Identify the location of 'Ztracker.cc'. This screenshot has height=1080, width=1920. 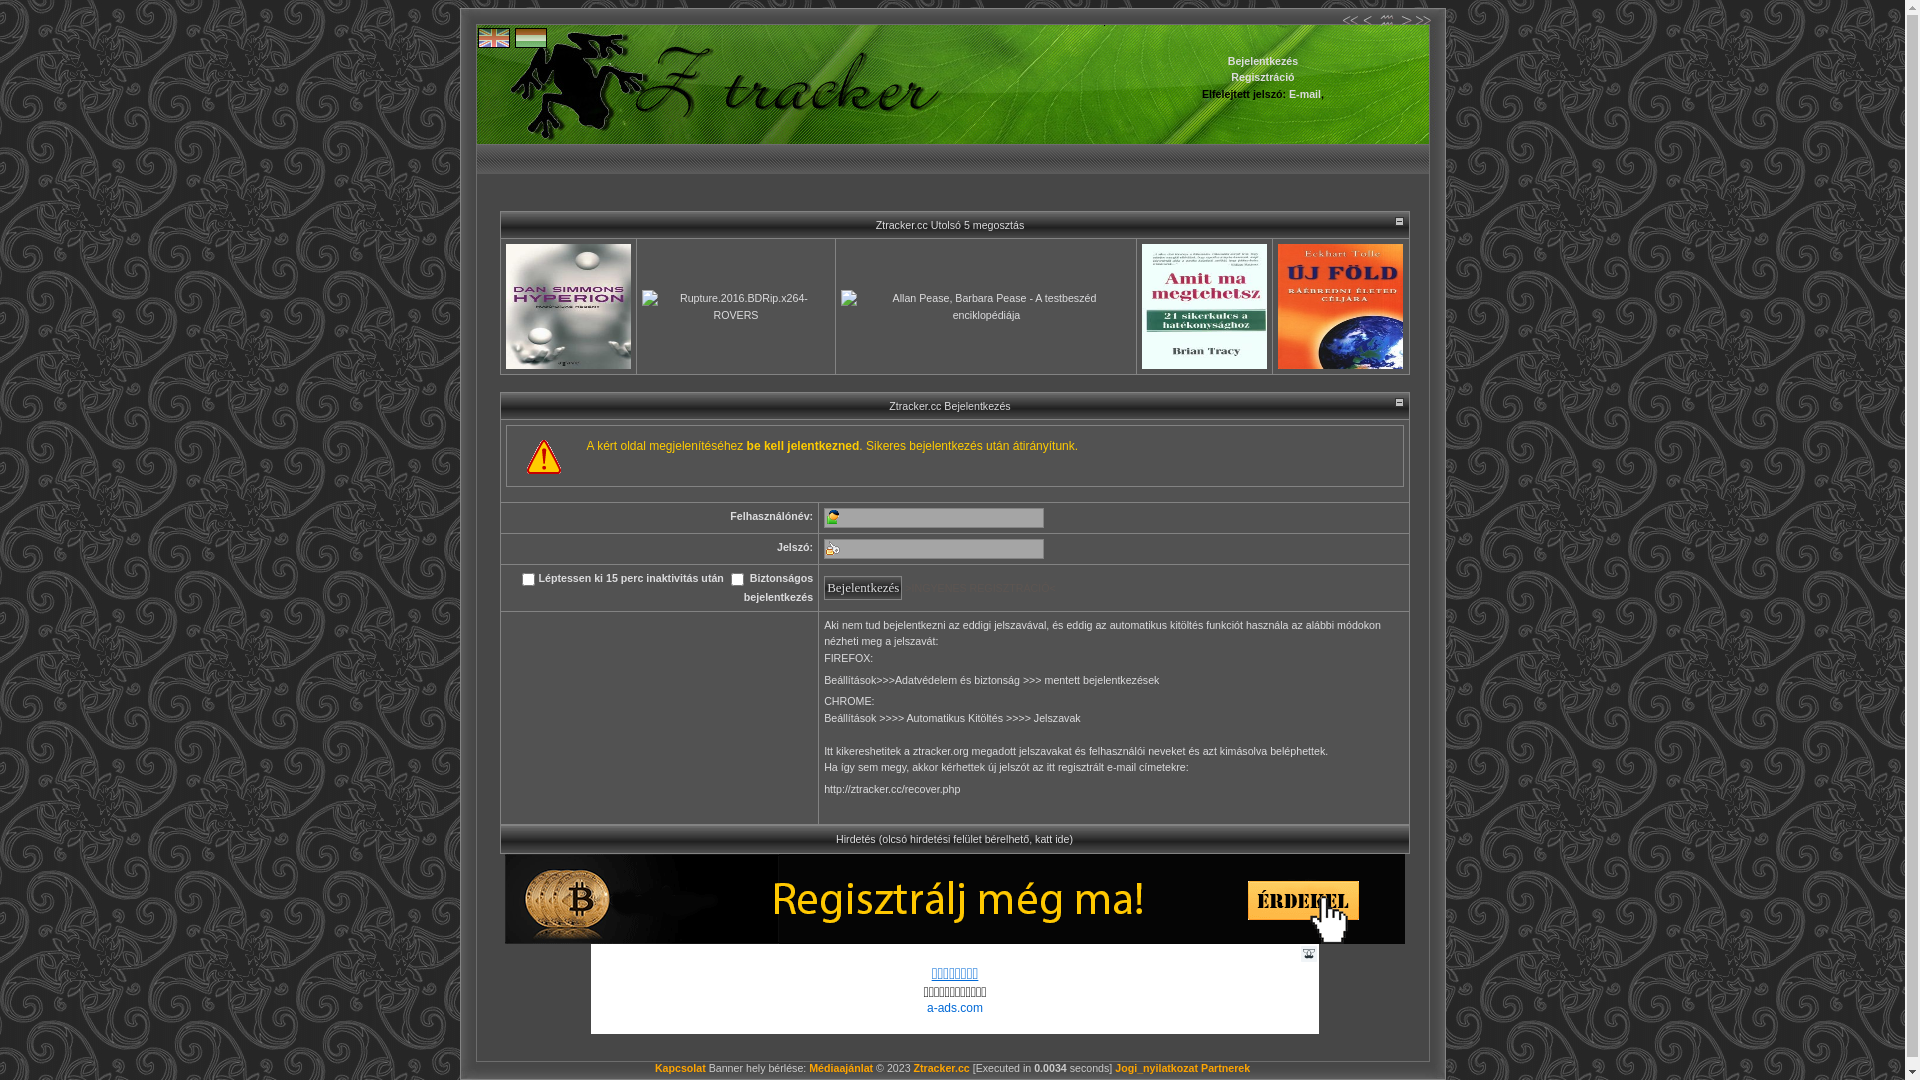
(940, 1067).